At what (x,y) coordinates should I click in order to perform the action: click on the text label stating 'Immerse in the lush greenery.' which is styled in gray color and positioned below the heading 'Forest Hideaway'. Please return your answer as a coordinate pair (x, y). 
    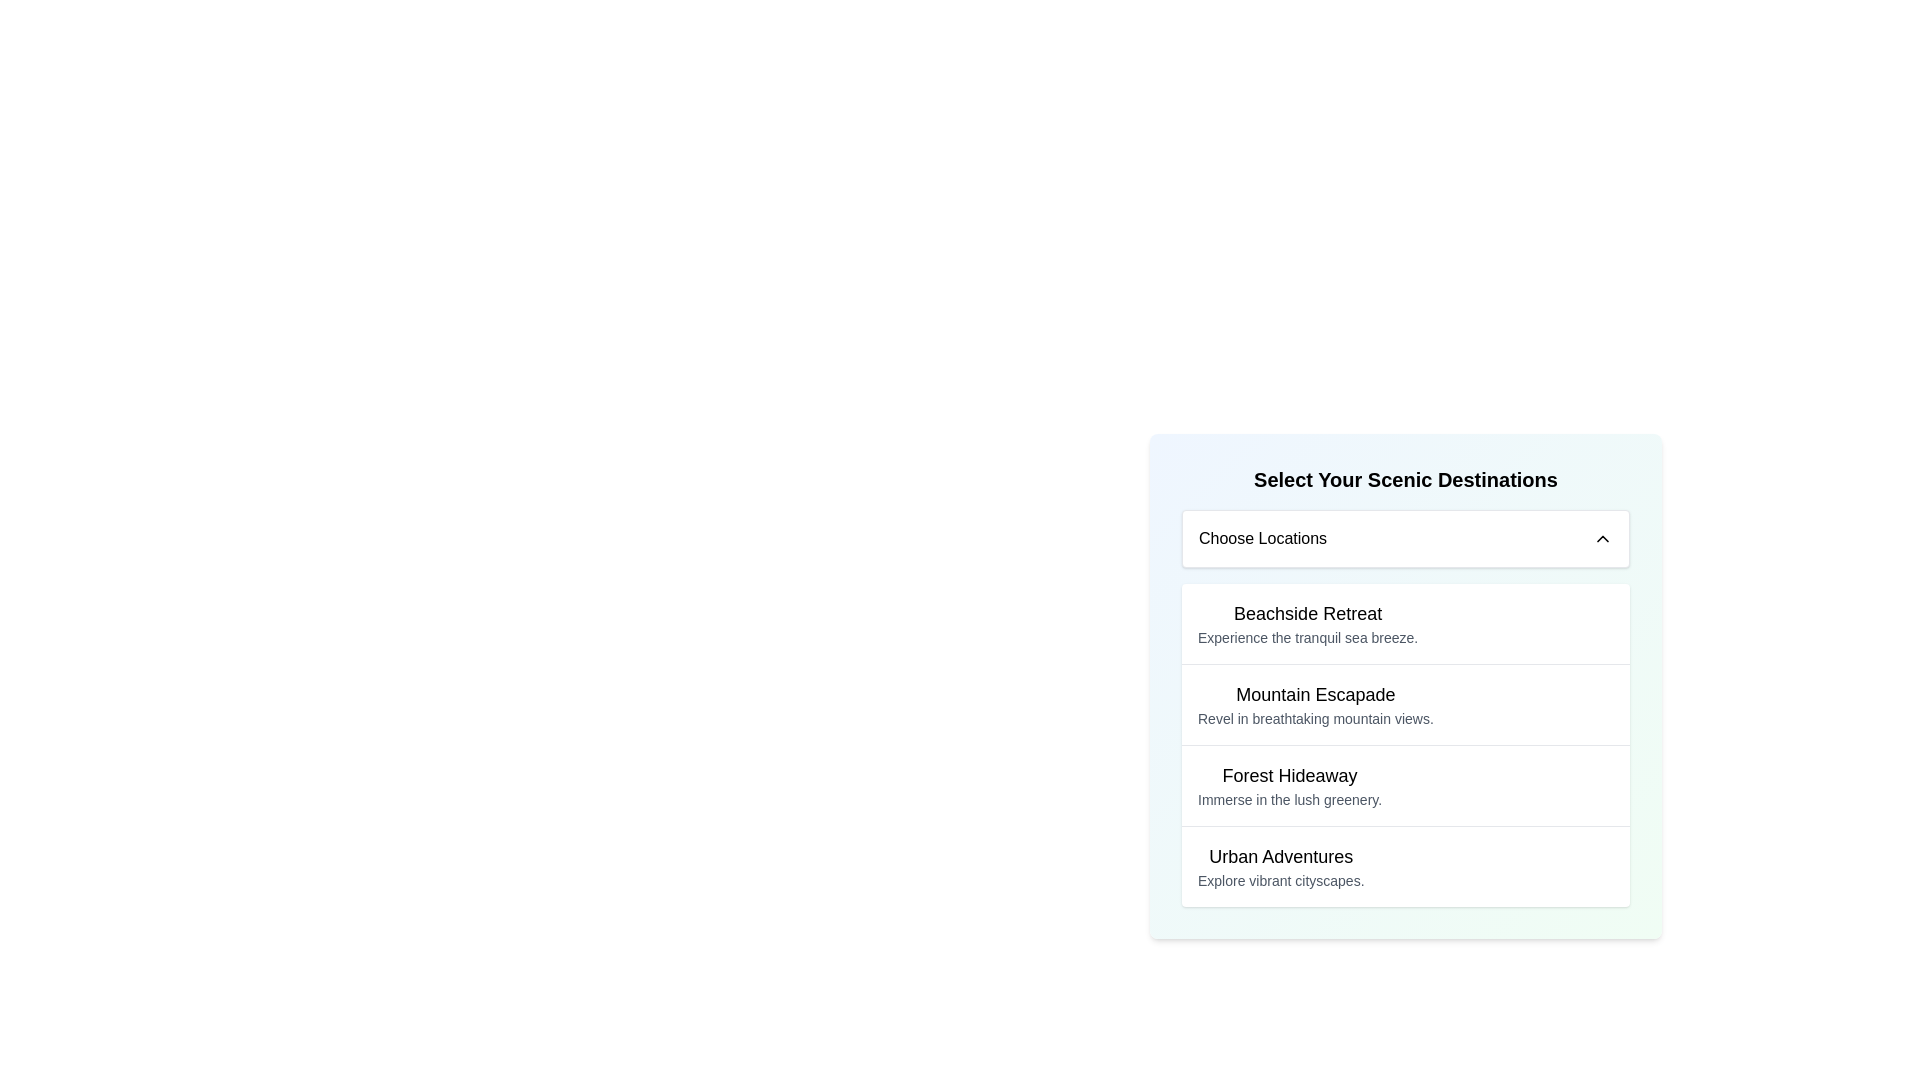
    Looking at the image, I should click on (1290, 798).